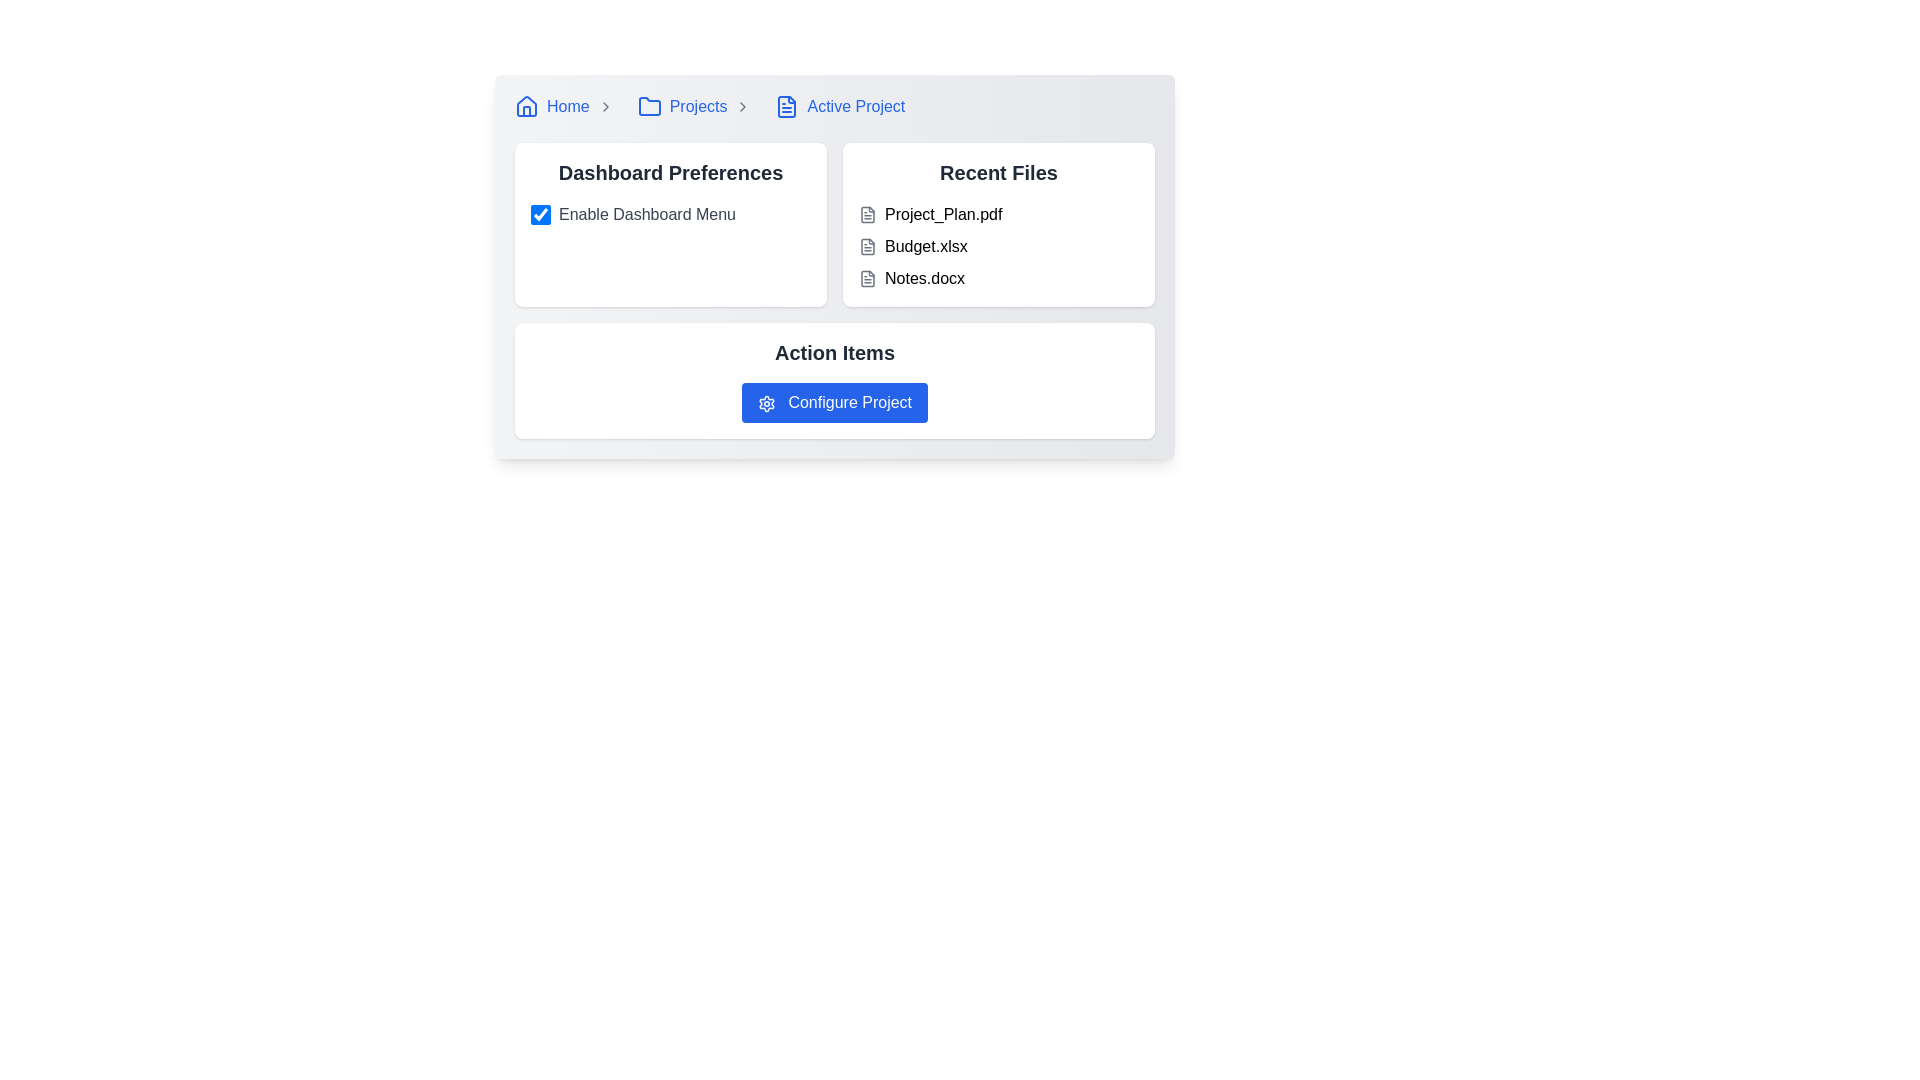 Image resolution: width=1920 pixels, height=1080 pixels. I want to click on the 'Configure Project' button located at the bottom of the 'Action Items' card, which has a white background and rounded corners, so click(835, 381).